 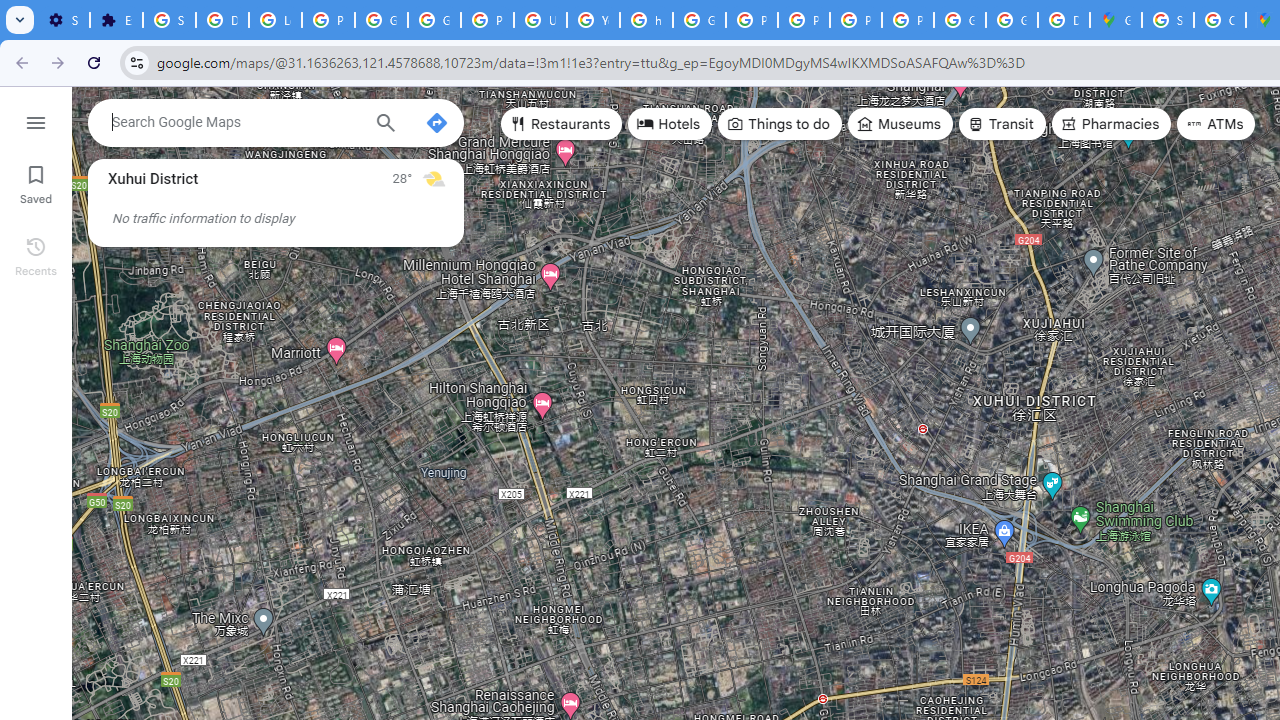 I want to click on 'Google Maps', so click(x=1115, y=20).